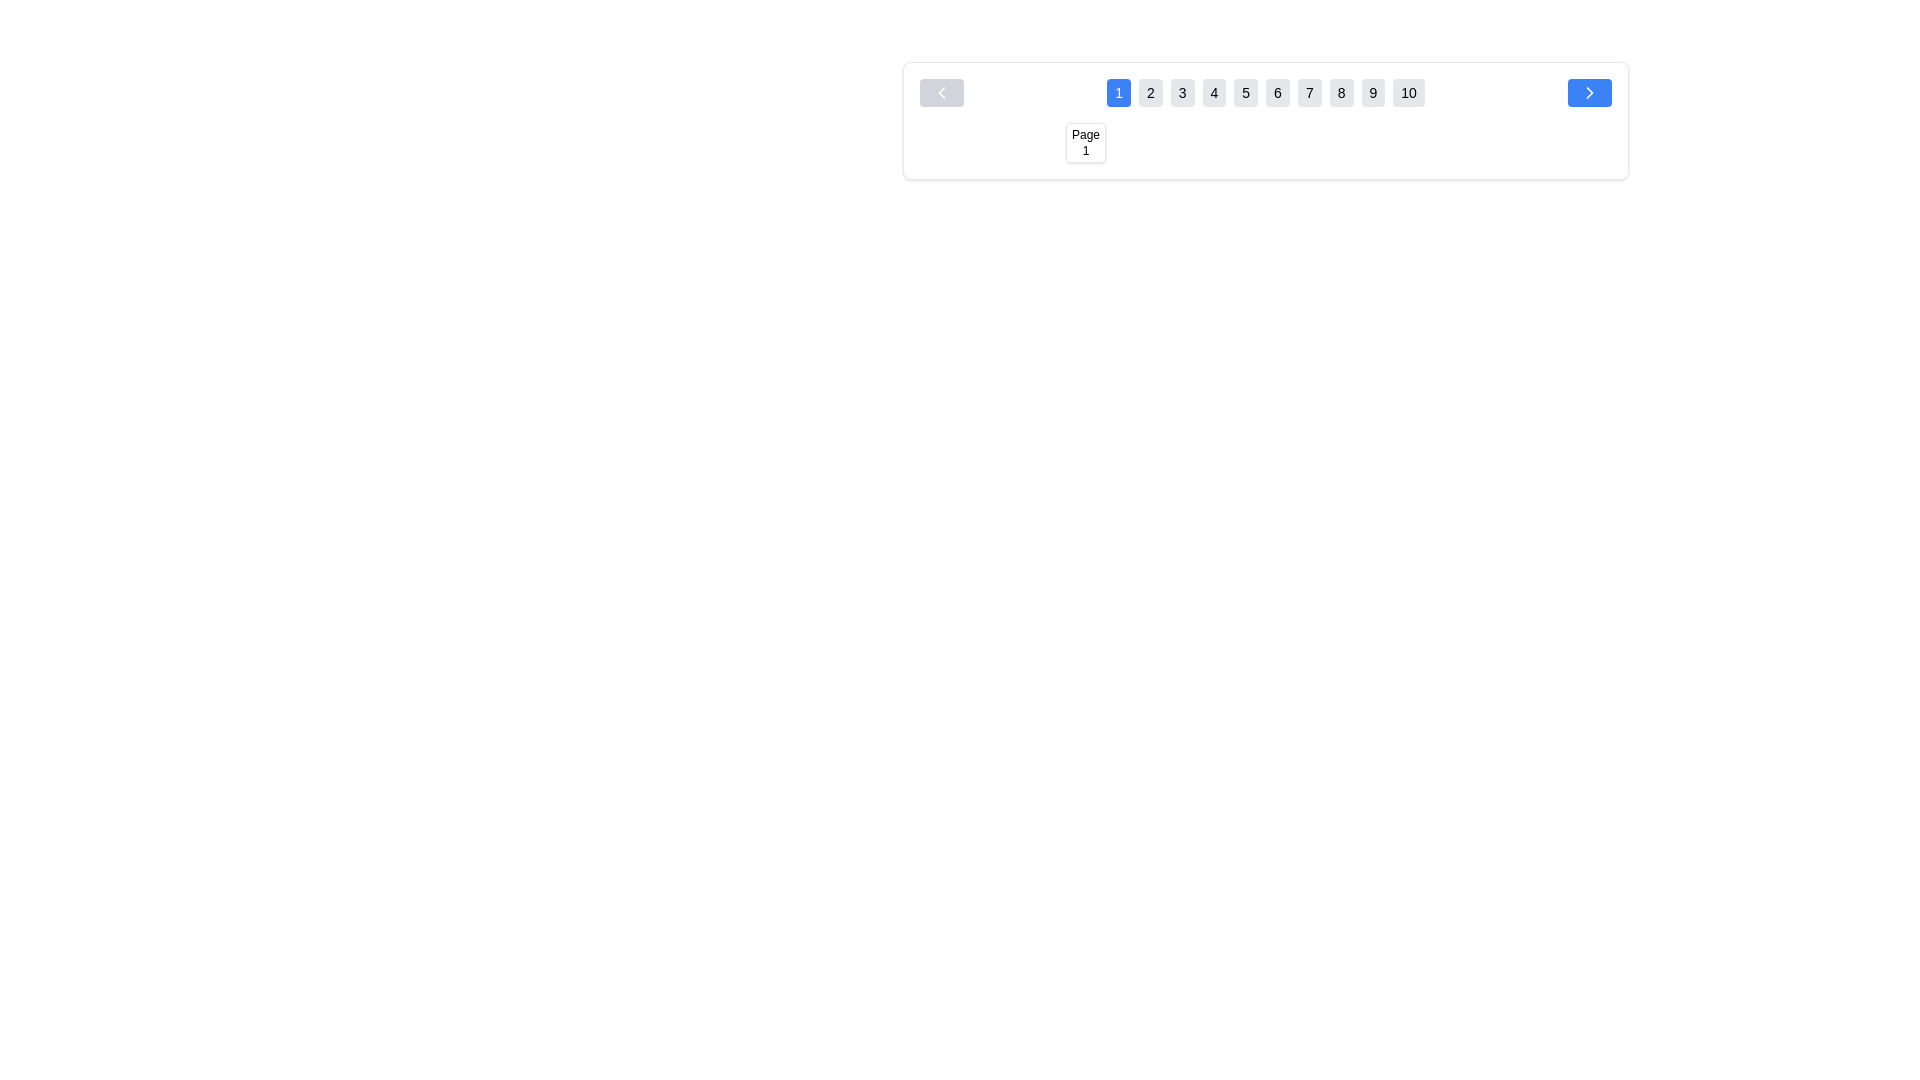  Describe the element at coordinates (1245, 141) in the screenshot. I see `the fifth button in the pagination control system, located between buttons labeled '4' and '6'` at that location.